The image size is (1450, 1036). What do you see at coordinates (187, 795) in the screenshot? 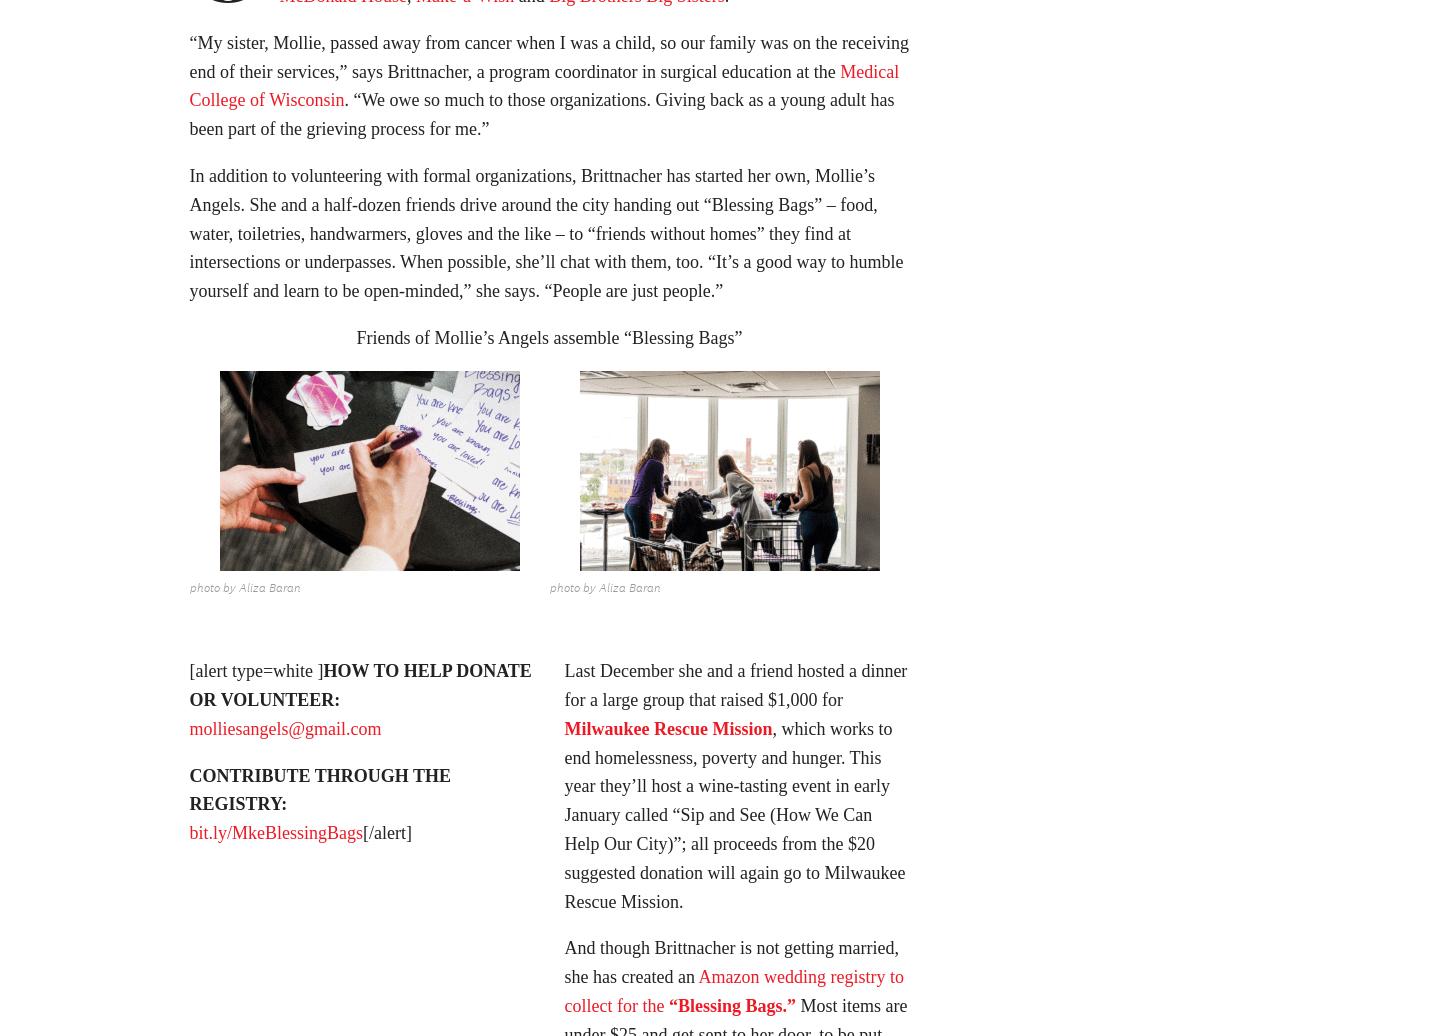
I see `'CONTRIBUTE THROUGH THE REGISTRY:'` at bounding box center [187, 795].